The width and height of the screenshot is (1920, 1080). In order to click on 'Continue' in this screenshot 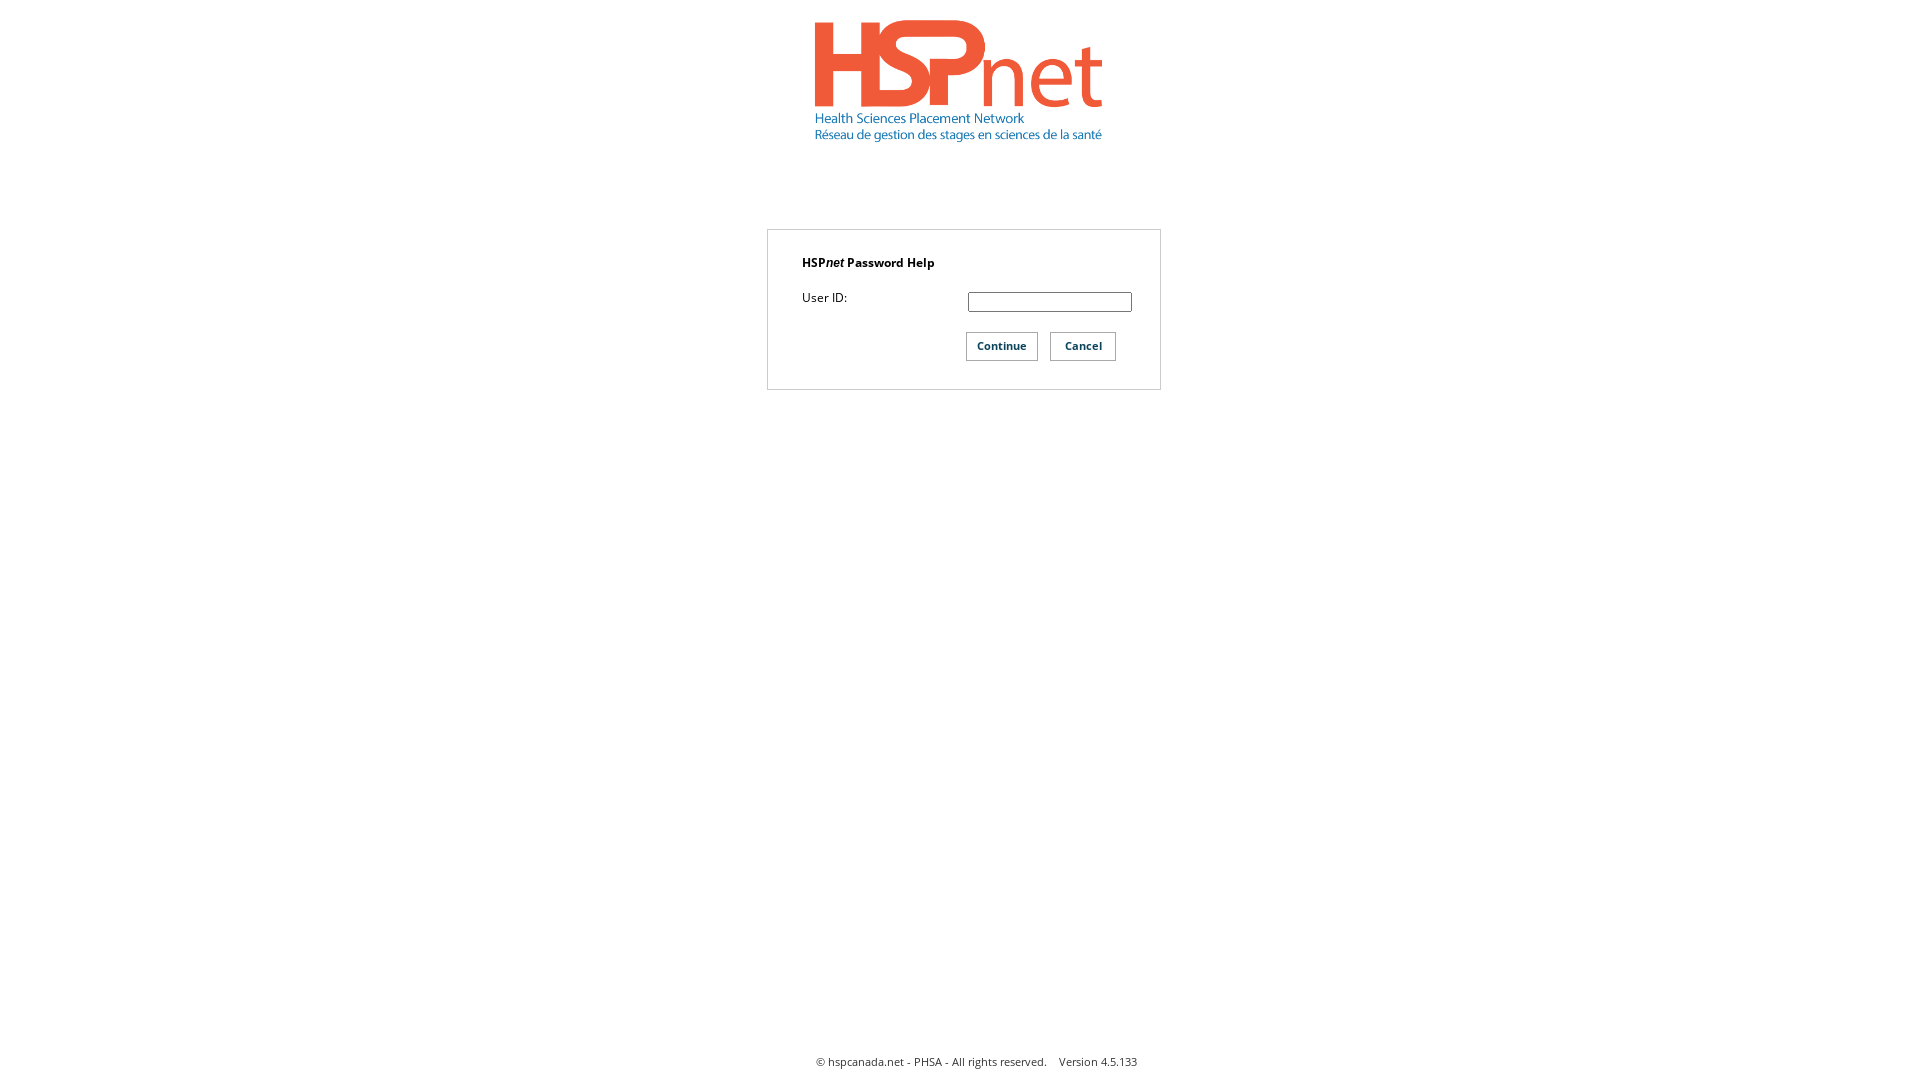, I will do `click(1002, 345)`.